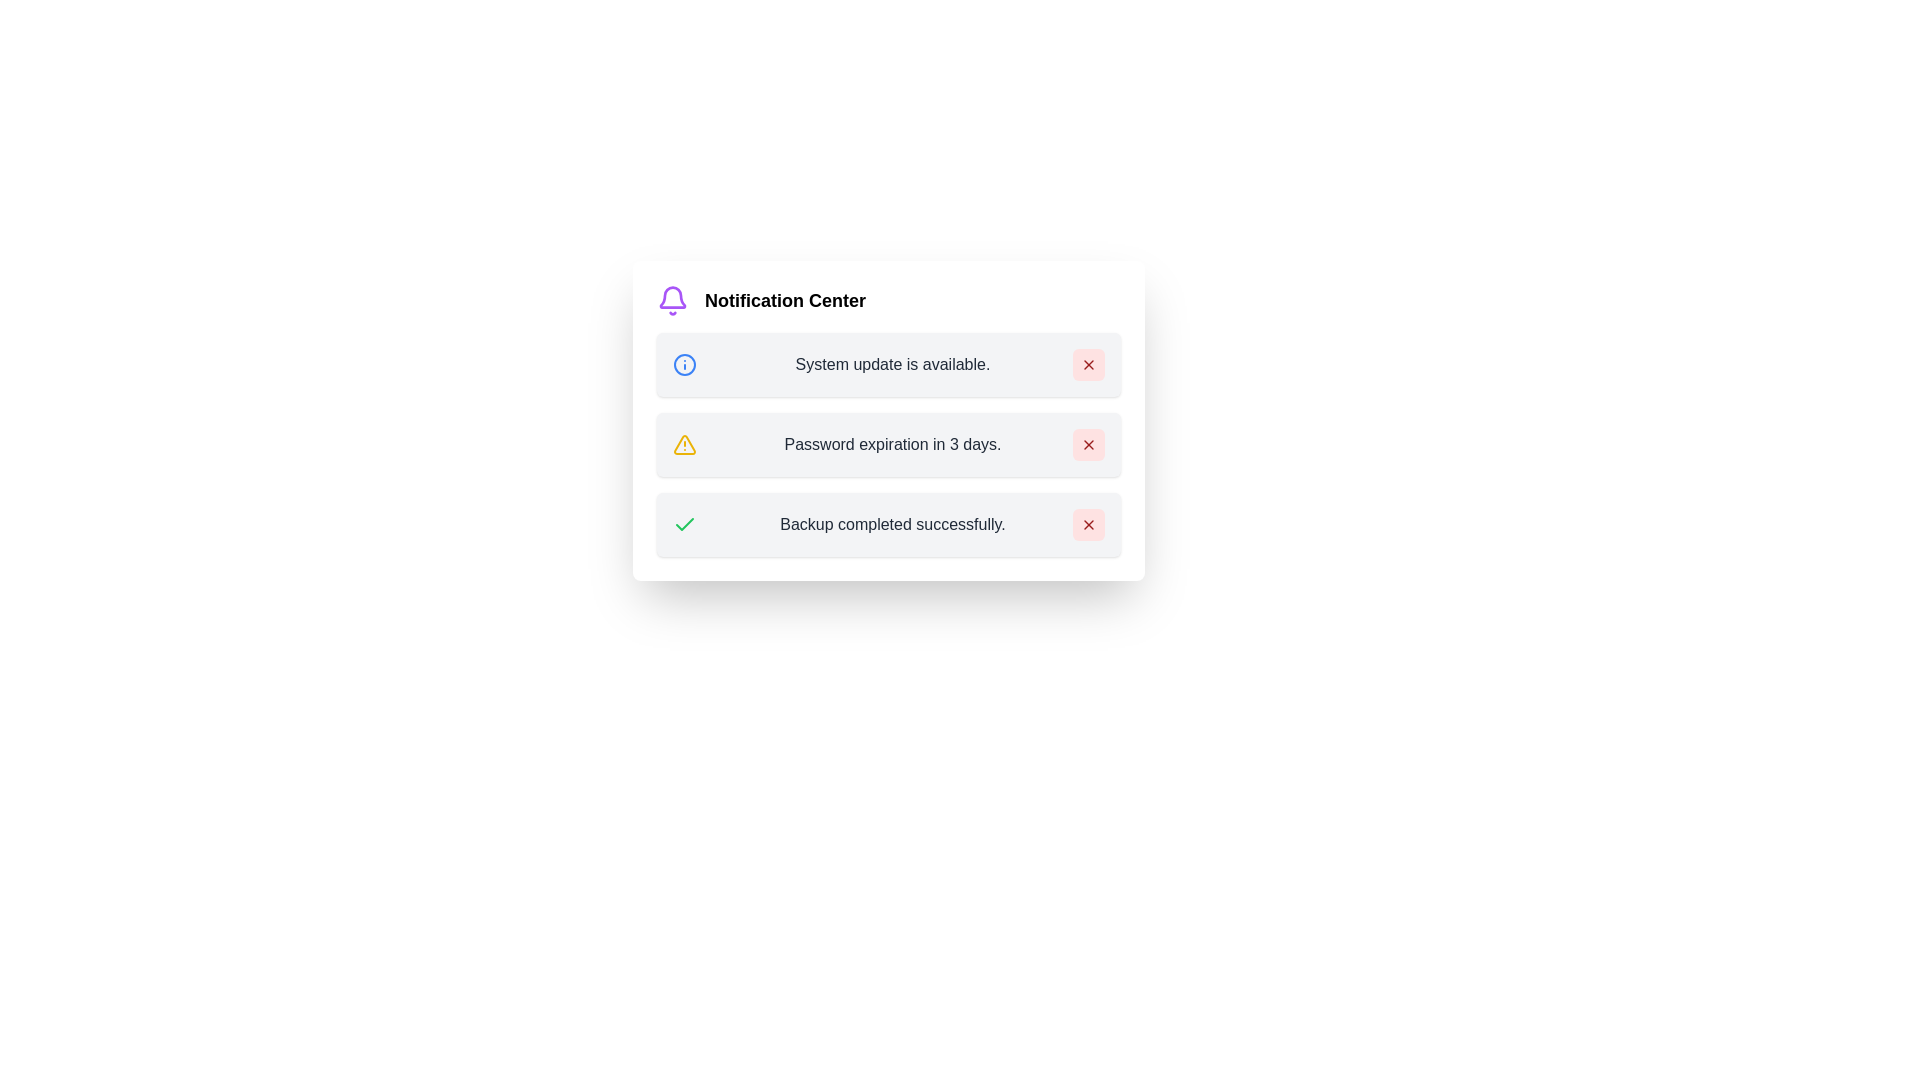 The width and height of the screenshot is (1920, 1080). I want to click on close button for System update is available. to dismiss it, so click(1088, 365).